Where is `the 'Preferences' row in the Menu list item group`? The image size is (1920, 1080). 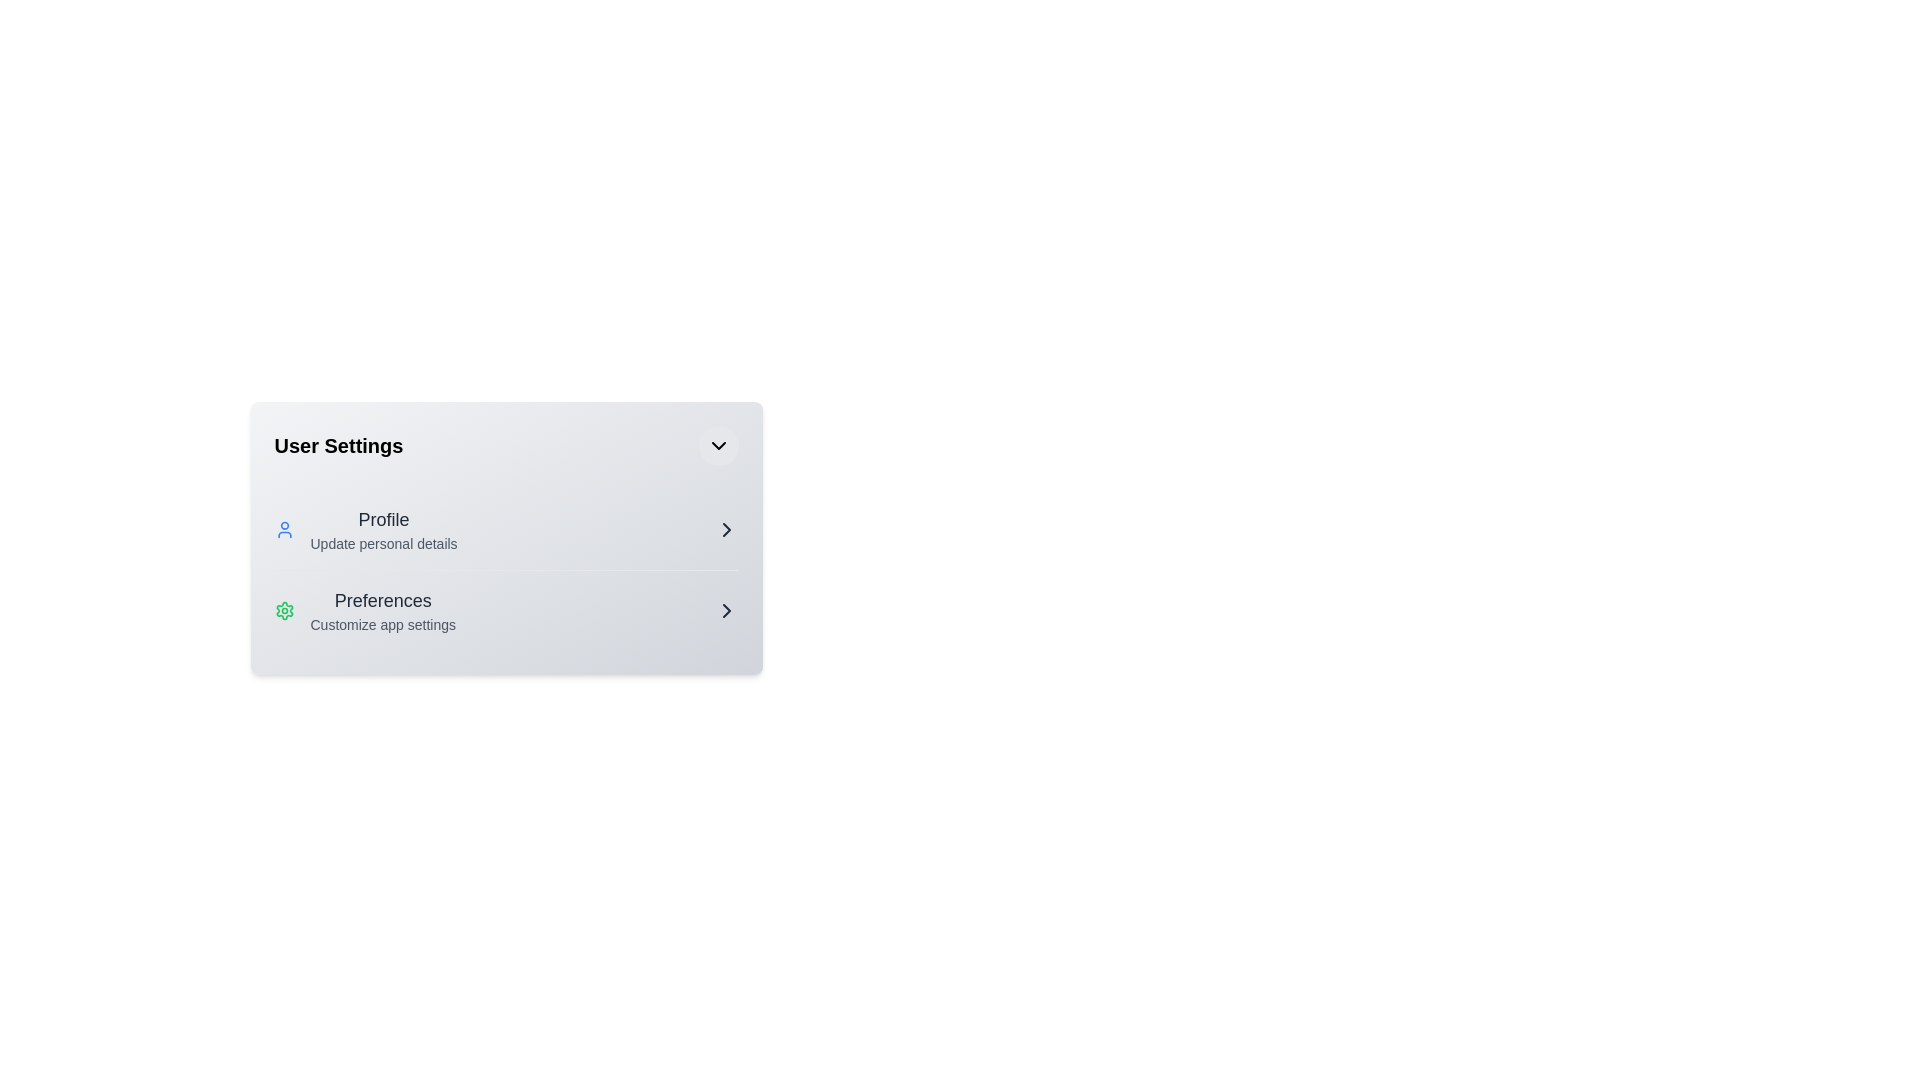
the 'Preferences' row in the Menu list item group is located at coordinates (506, 570).